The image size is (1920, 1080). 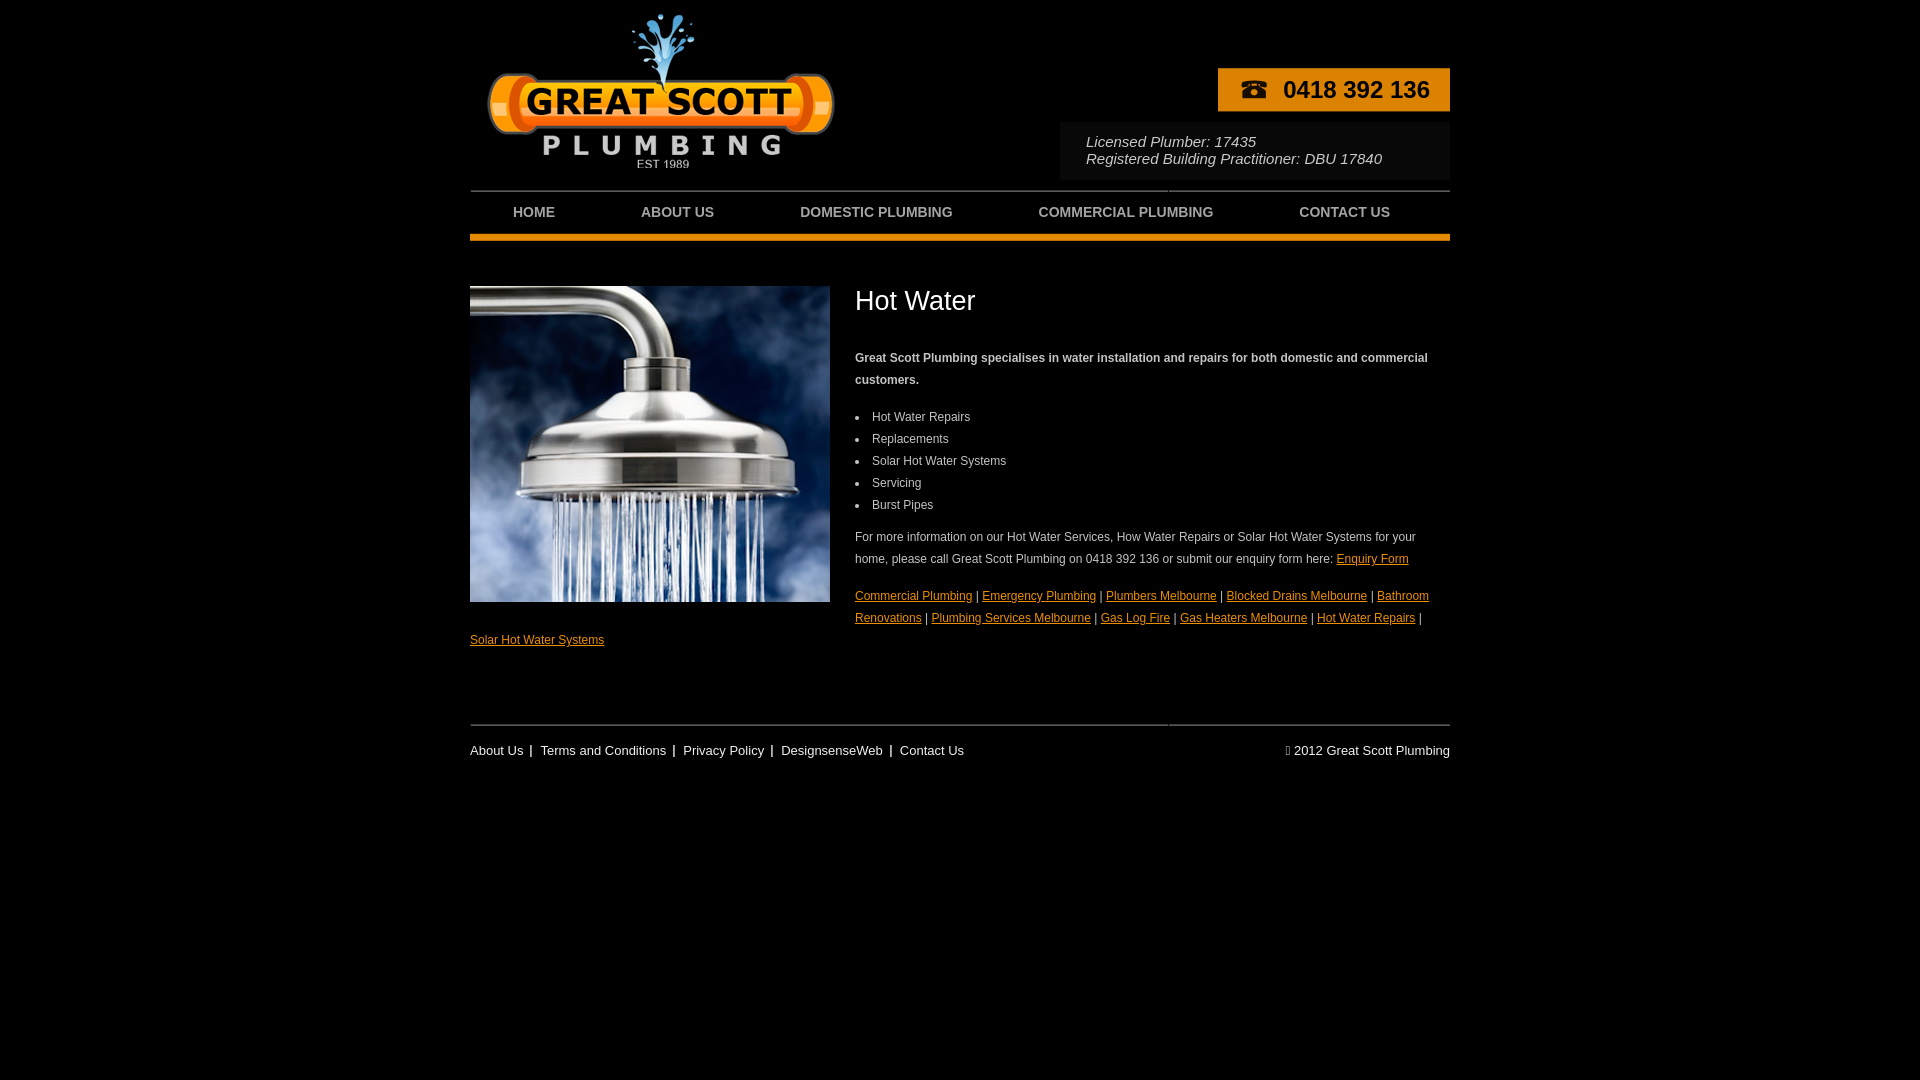 What do you see at coordinates (1038, 595) in the screenshot?
I see `'Emergency Plumbing'` at bounding box center [1038, 595].